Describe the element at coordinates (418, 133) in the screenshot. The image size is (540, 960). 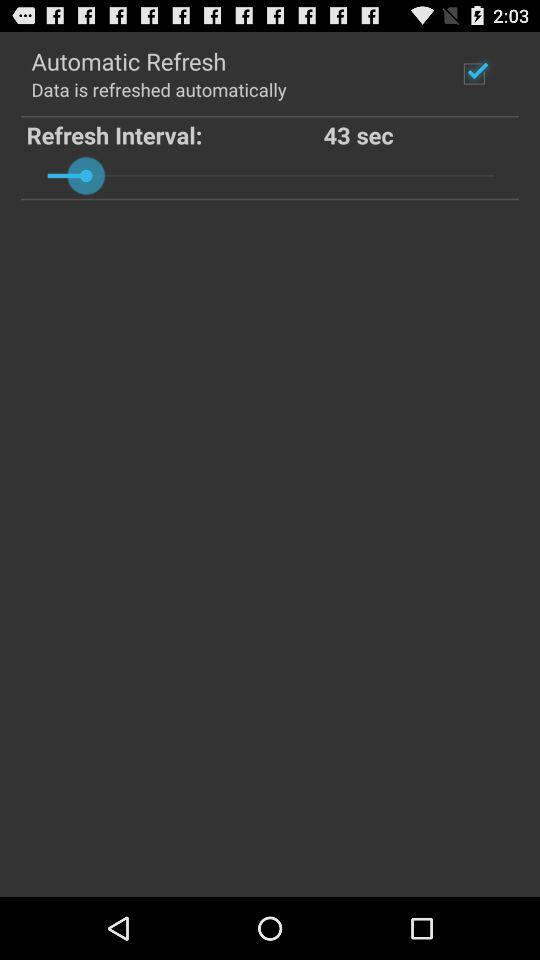
I see `43 sec icon` at that location.